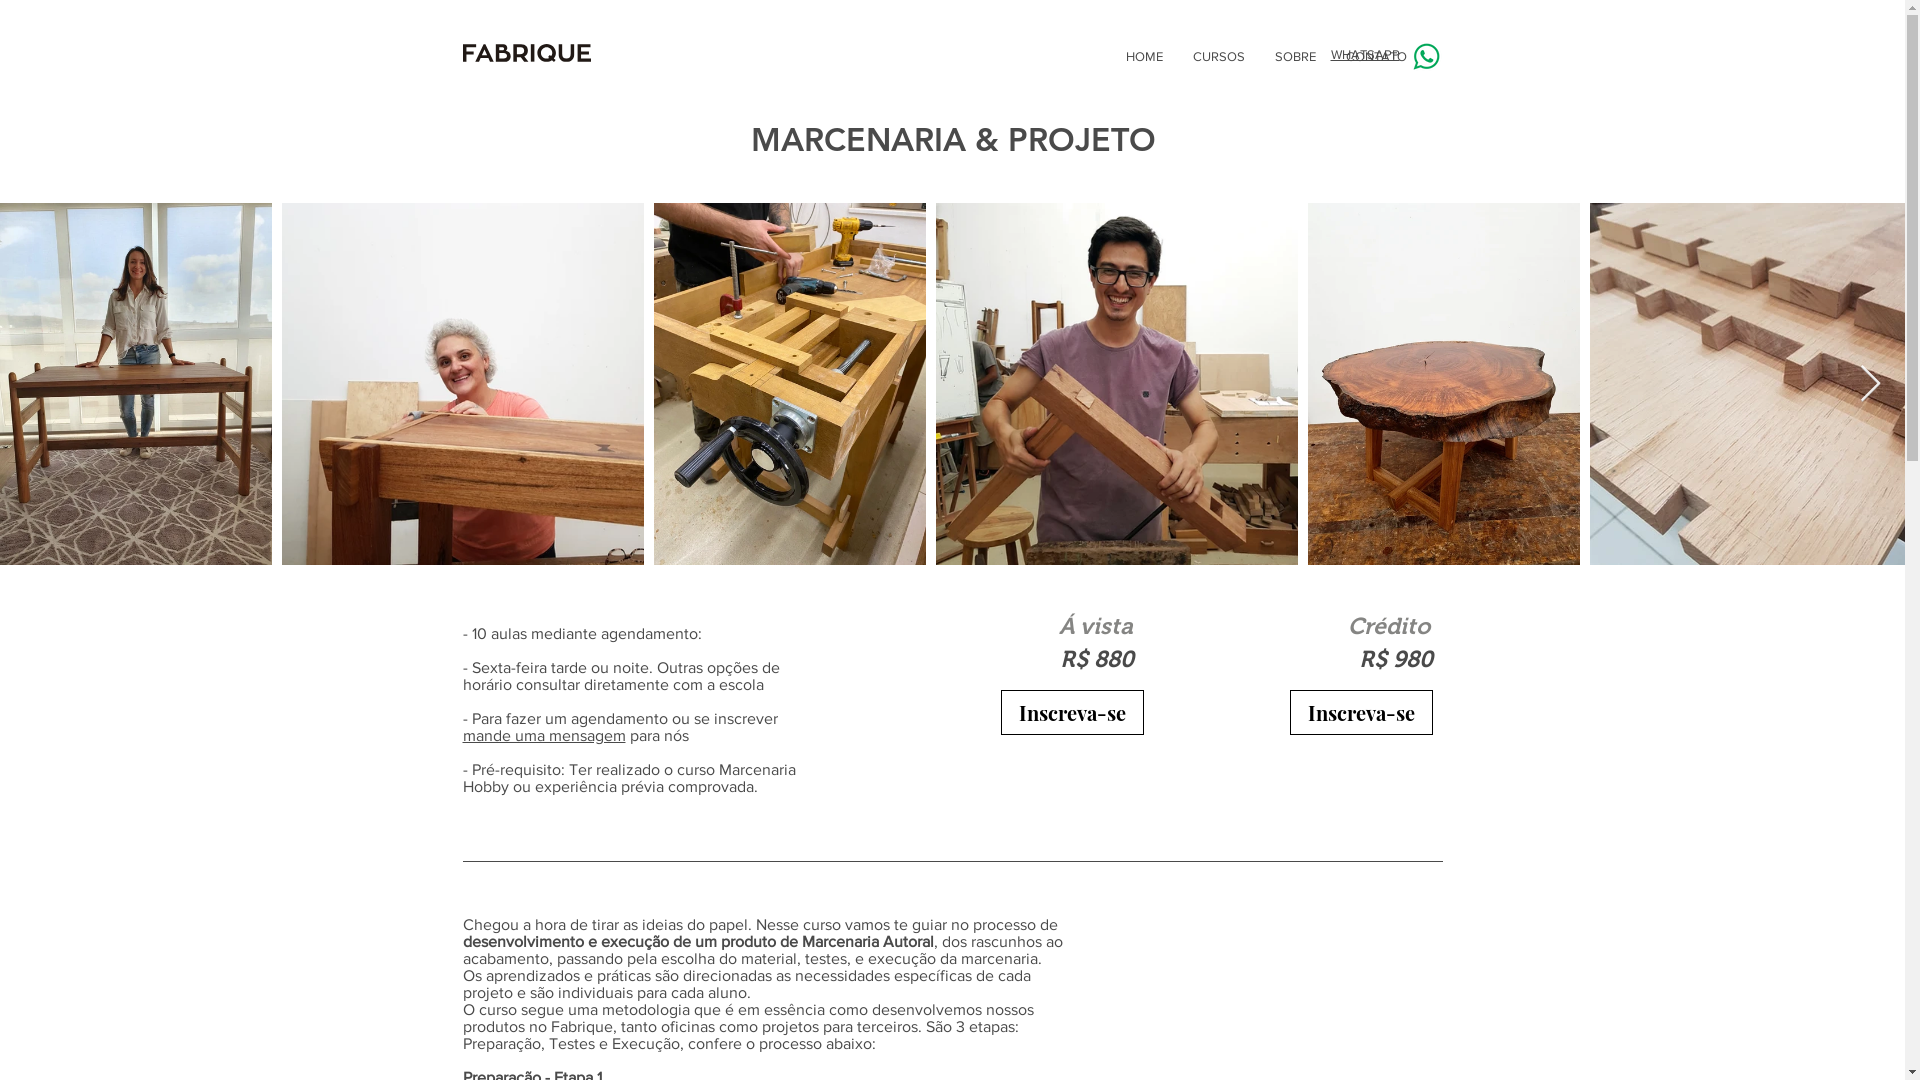  Describe the element at coordinates (1330, 56) in the screenshot. I see `'CONTATO'` at that location.